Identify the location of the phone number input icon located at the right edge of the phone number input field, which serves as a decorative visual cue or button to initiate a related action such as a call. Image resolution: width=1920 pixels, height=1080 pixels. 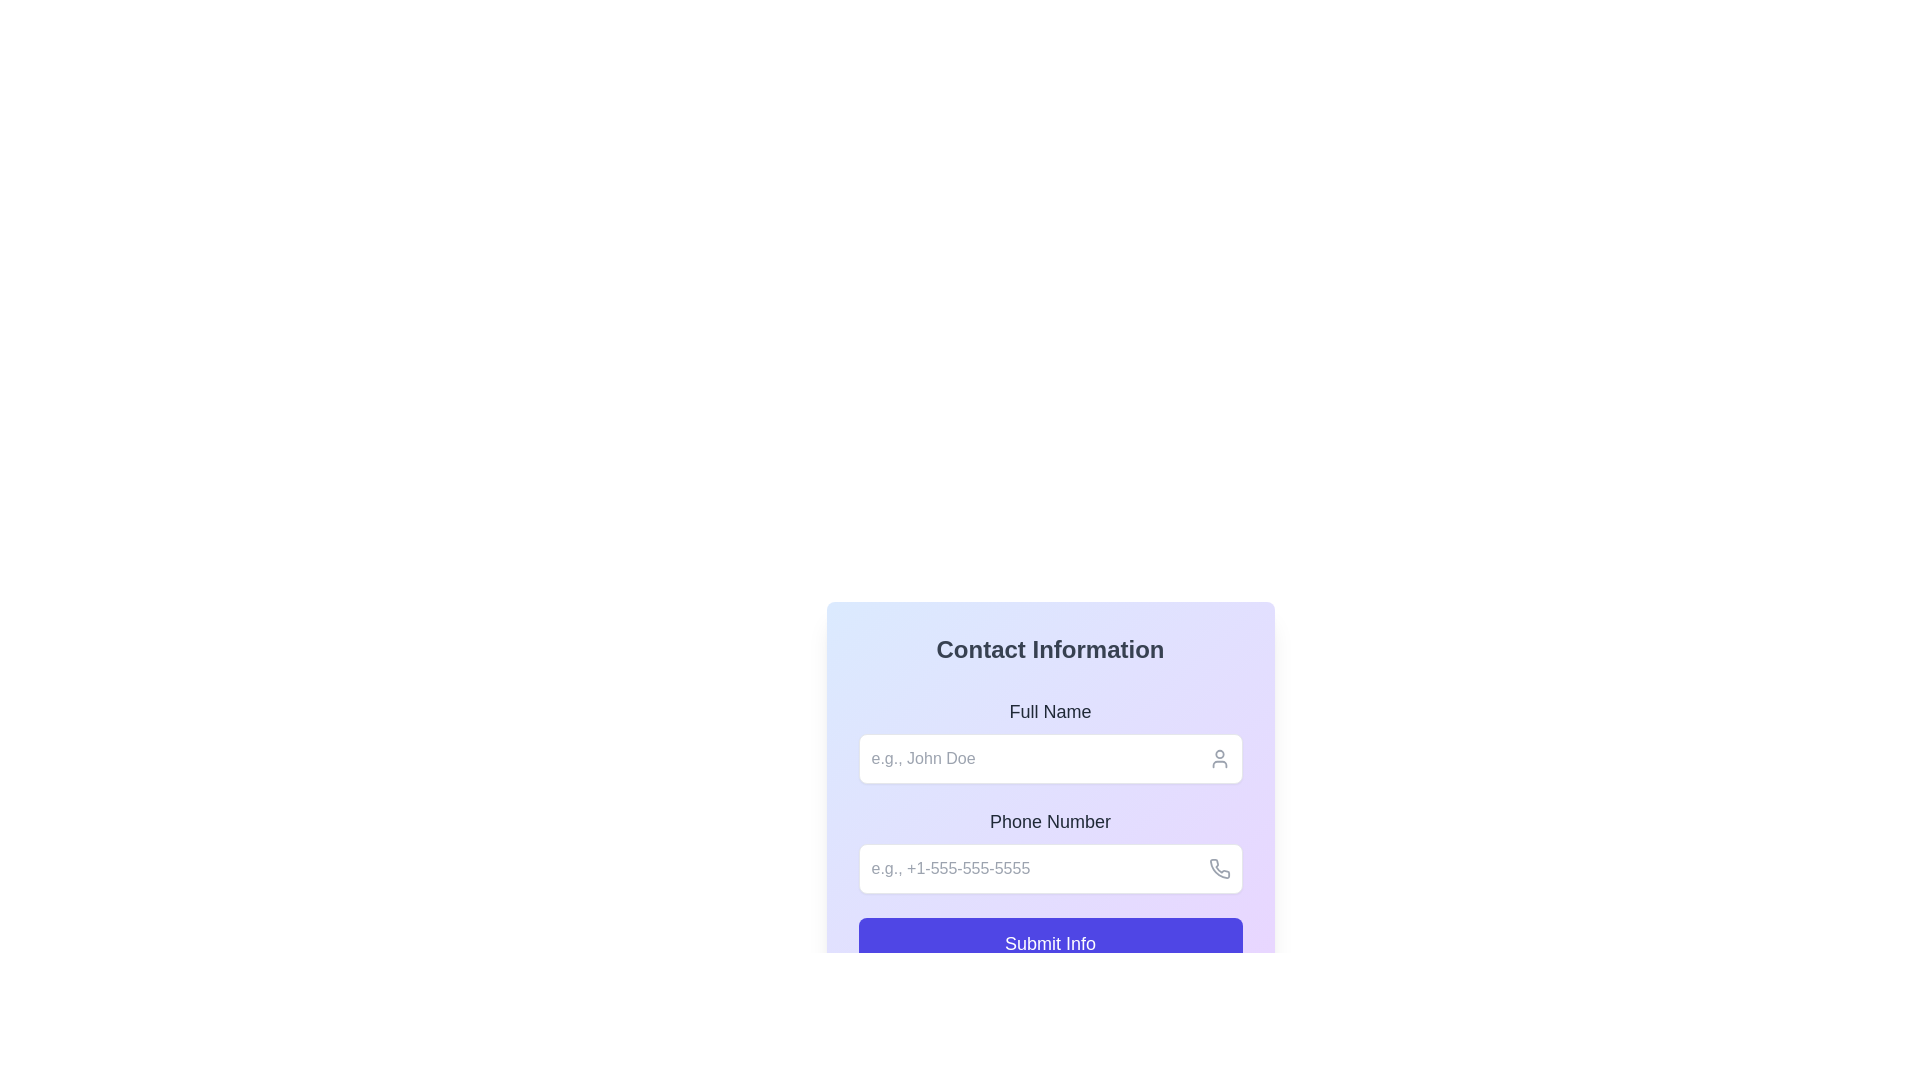
(1218, 867).